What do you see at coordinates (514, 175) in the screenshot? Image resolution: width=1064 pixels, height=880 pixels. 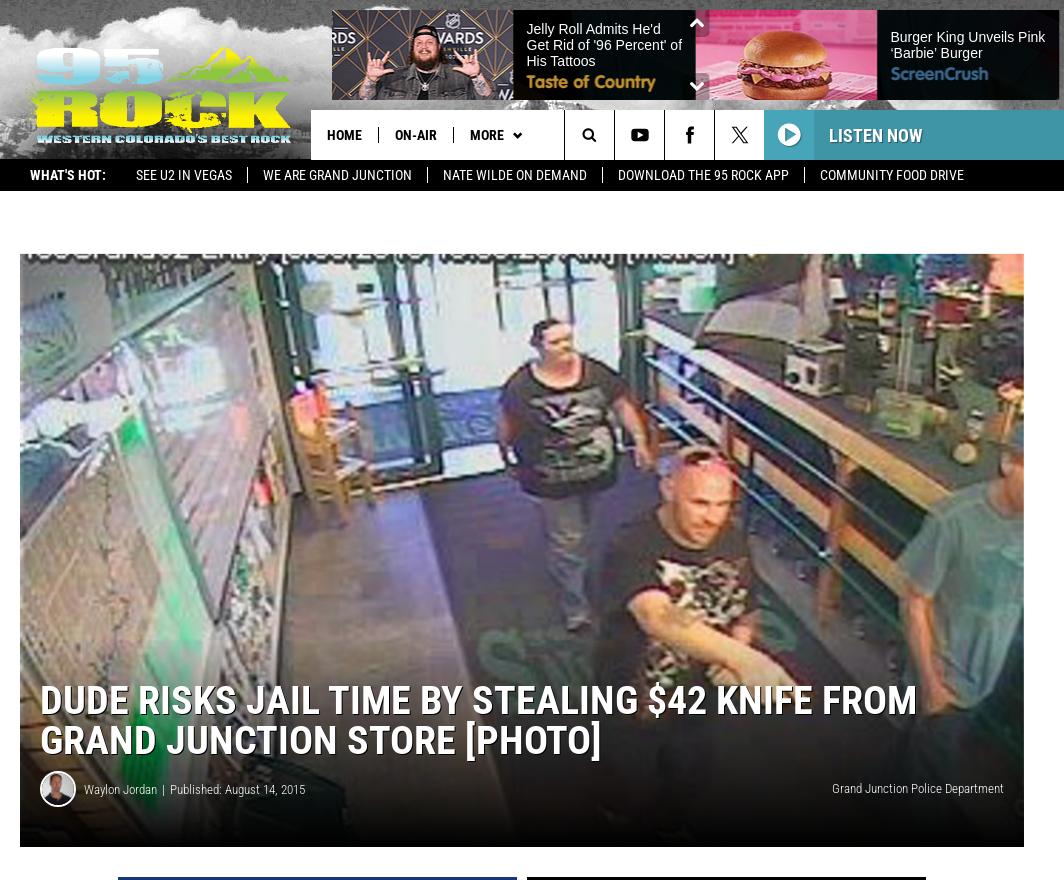 I see `'Nate Wilde On Demand'` at bounding box center [514, 175].